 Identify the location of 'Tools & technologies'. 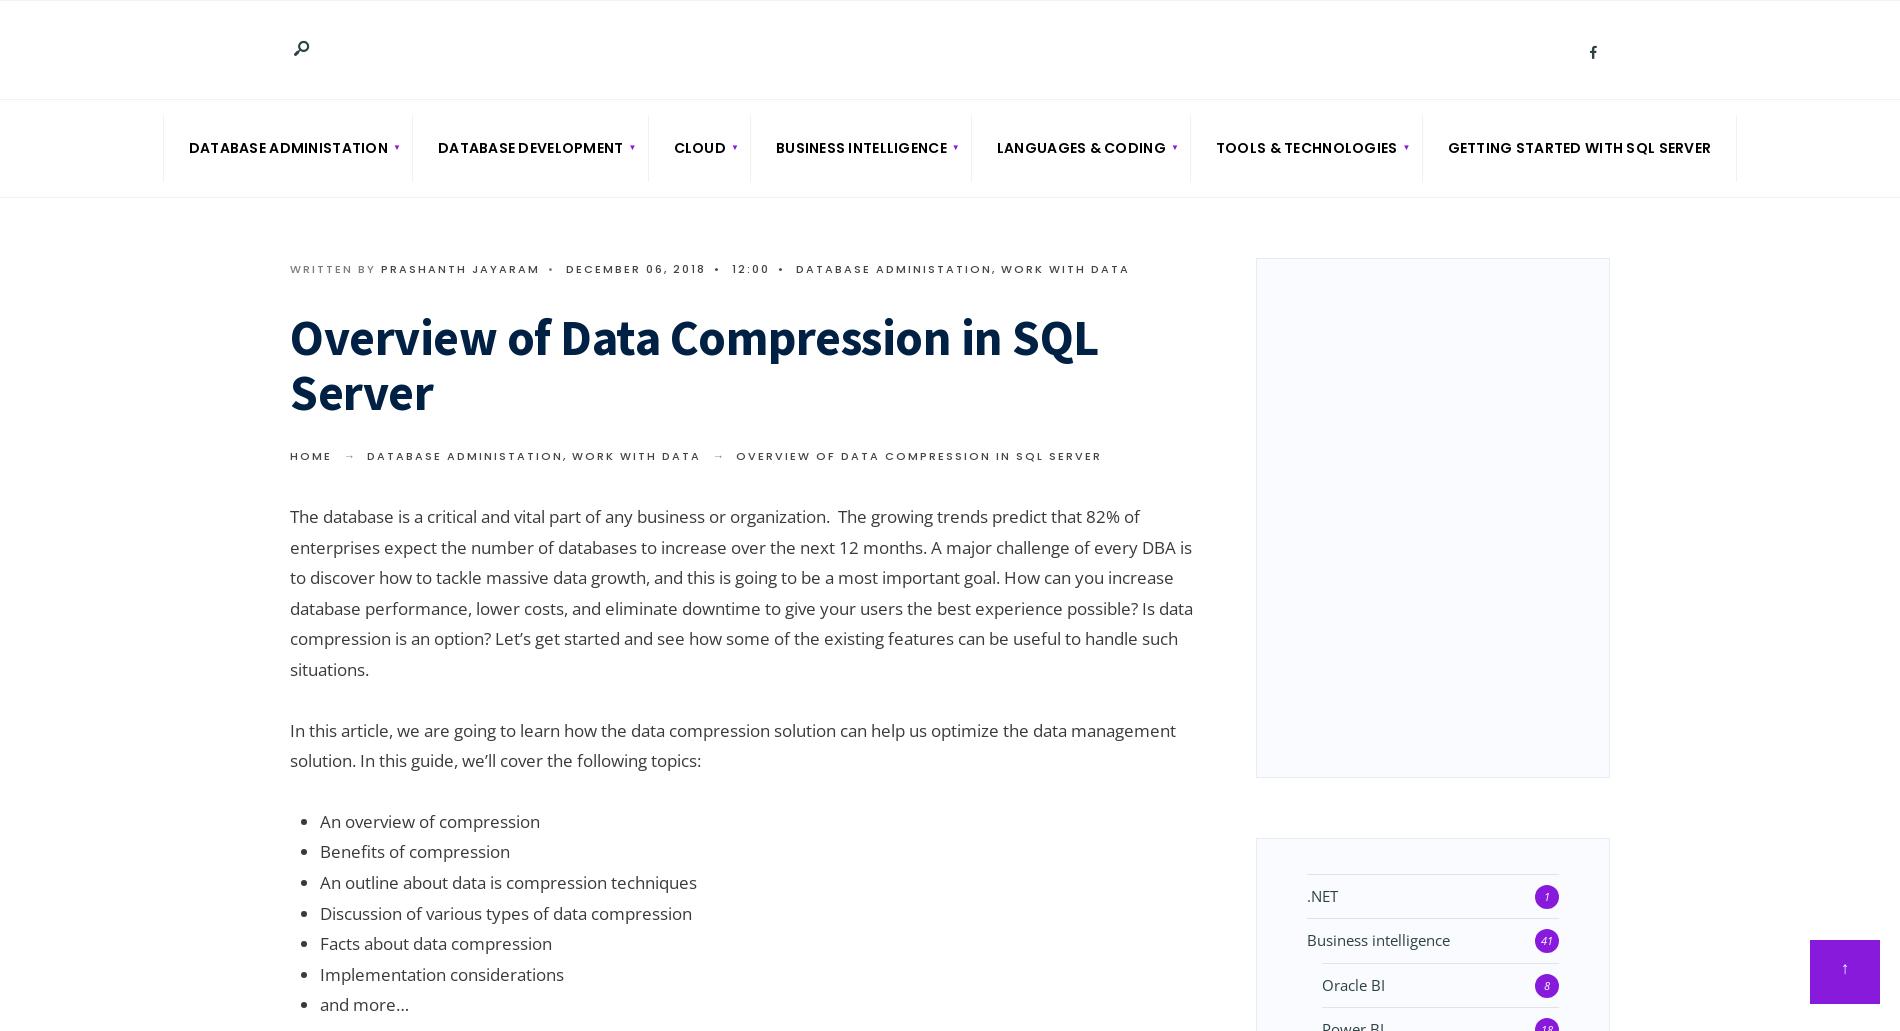
(1305, 146).